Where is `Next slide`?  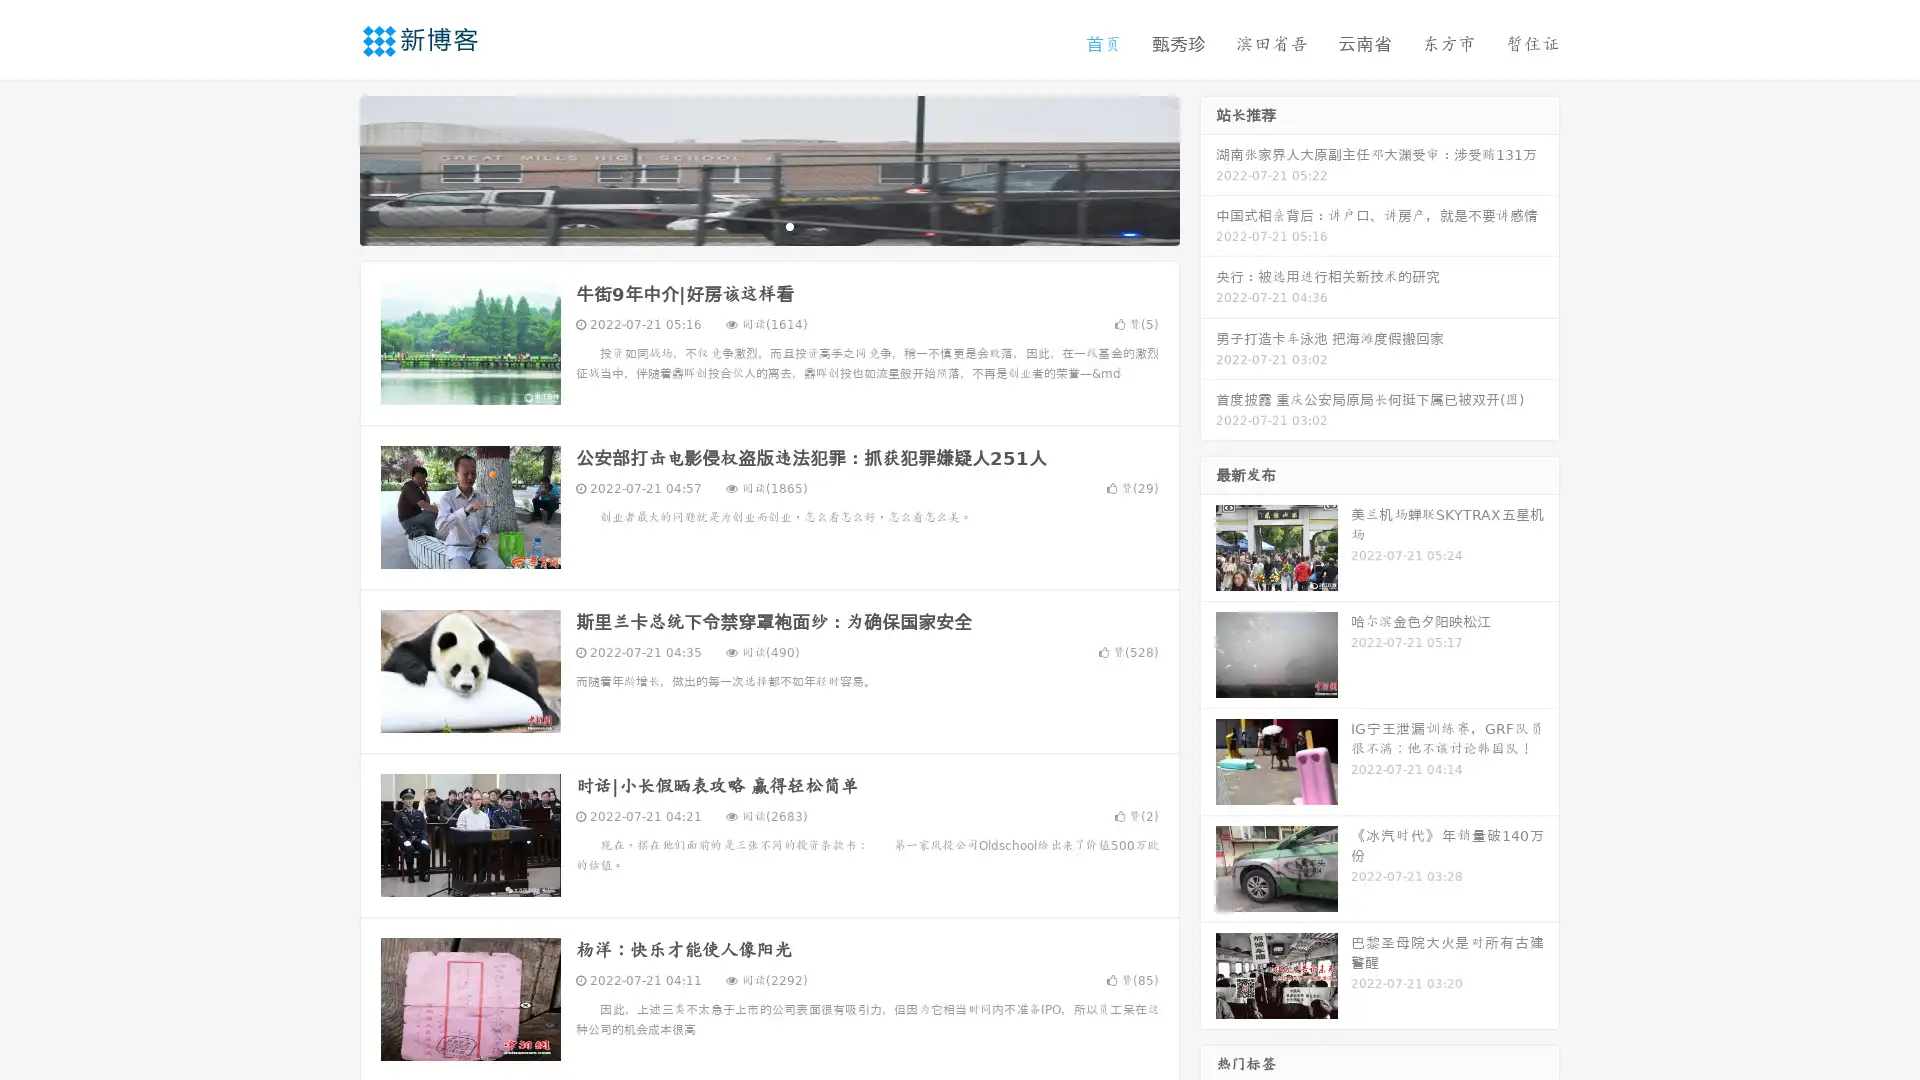
Next slide is located at coordinates (1208, 168).